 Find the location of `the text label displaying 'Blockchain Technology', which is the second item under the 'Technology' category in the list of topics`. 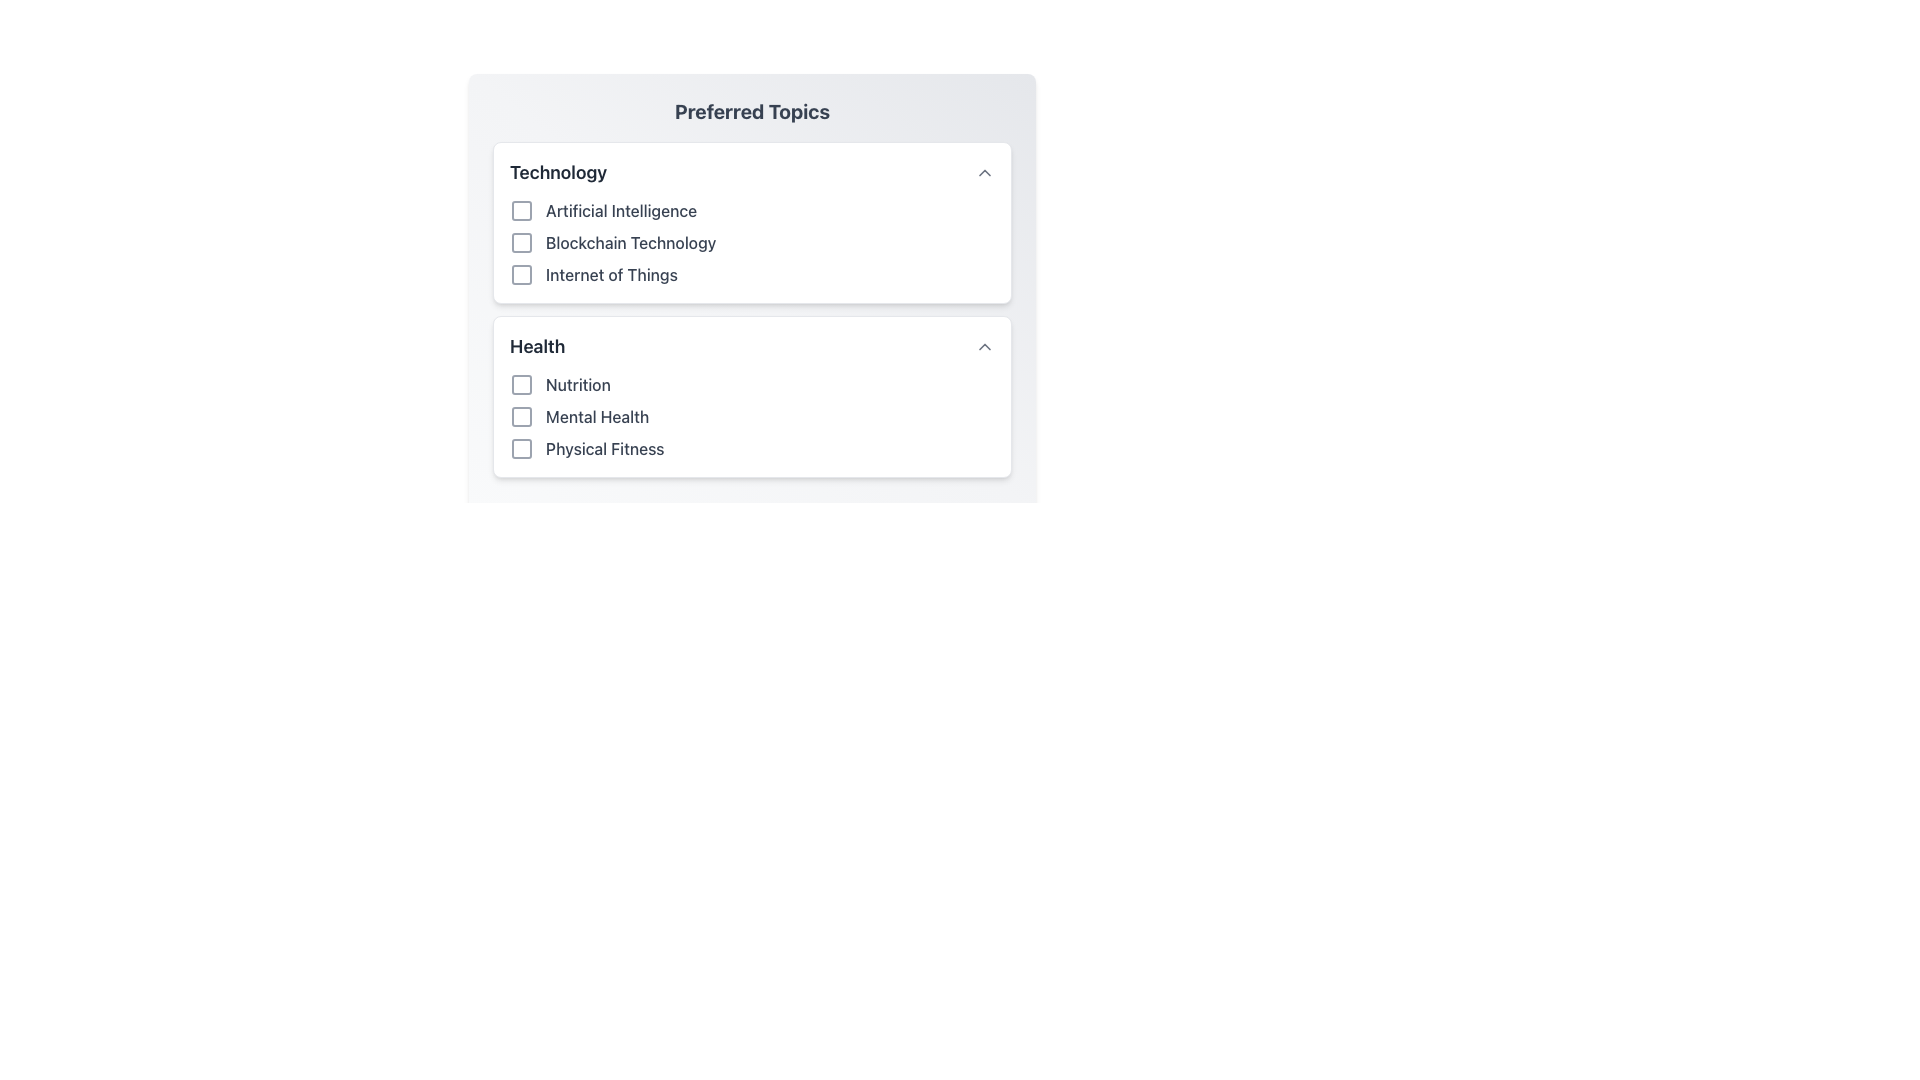

the text label displaying 'Blockchain Technology', which is the second item under the 'Technology' category in the list of topics is located at coordinates (630, 242).